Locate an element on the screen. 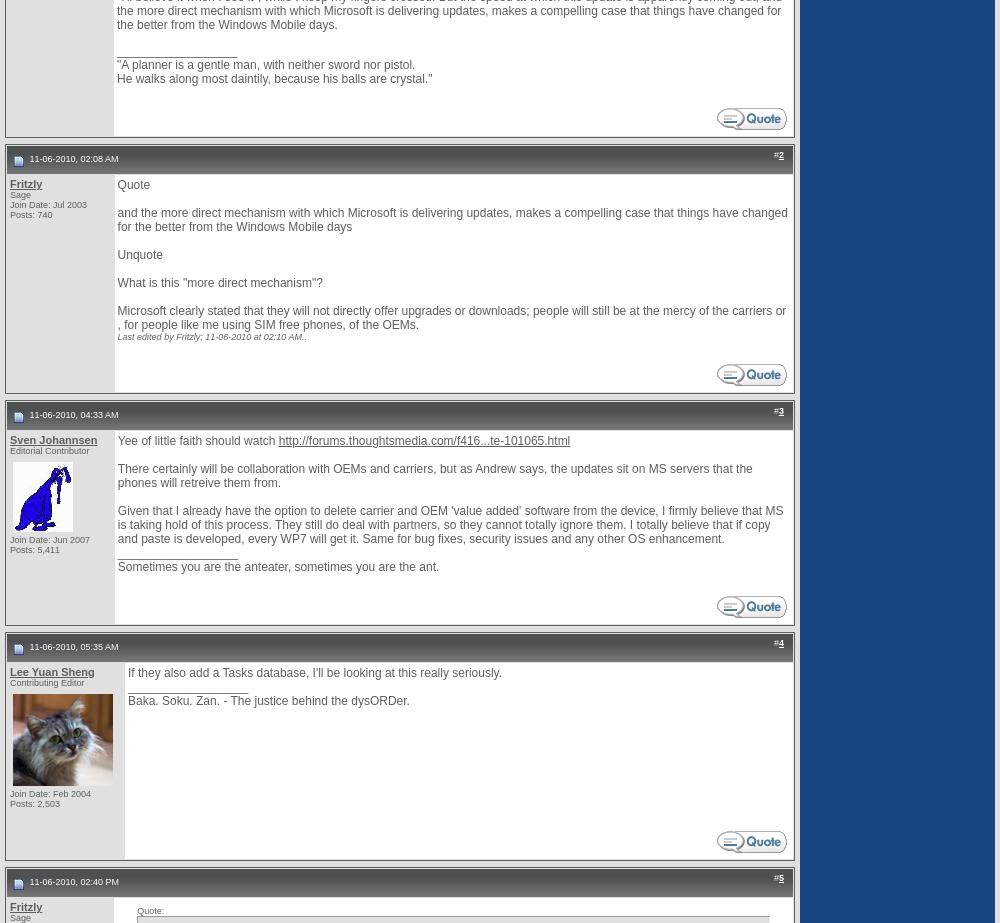 This screenshot has height=923, width=1000. 'Quote:' is located at coordinates (150, 910).